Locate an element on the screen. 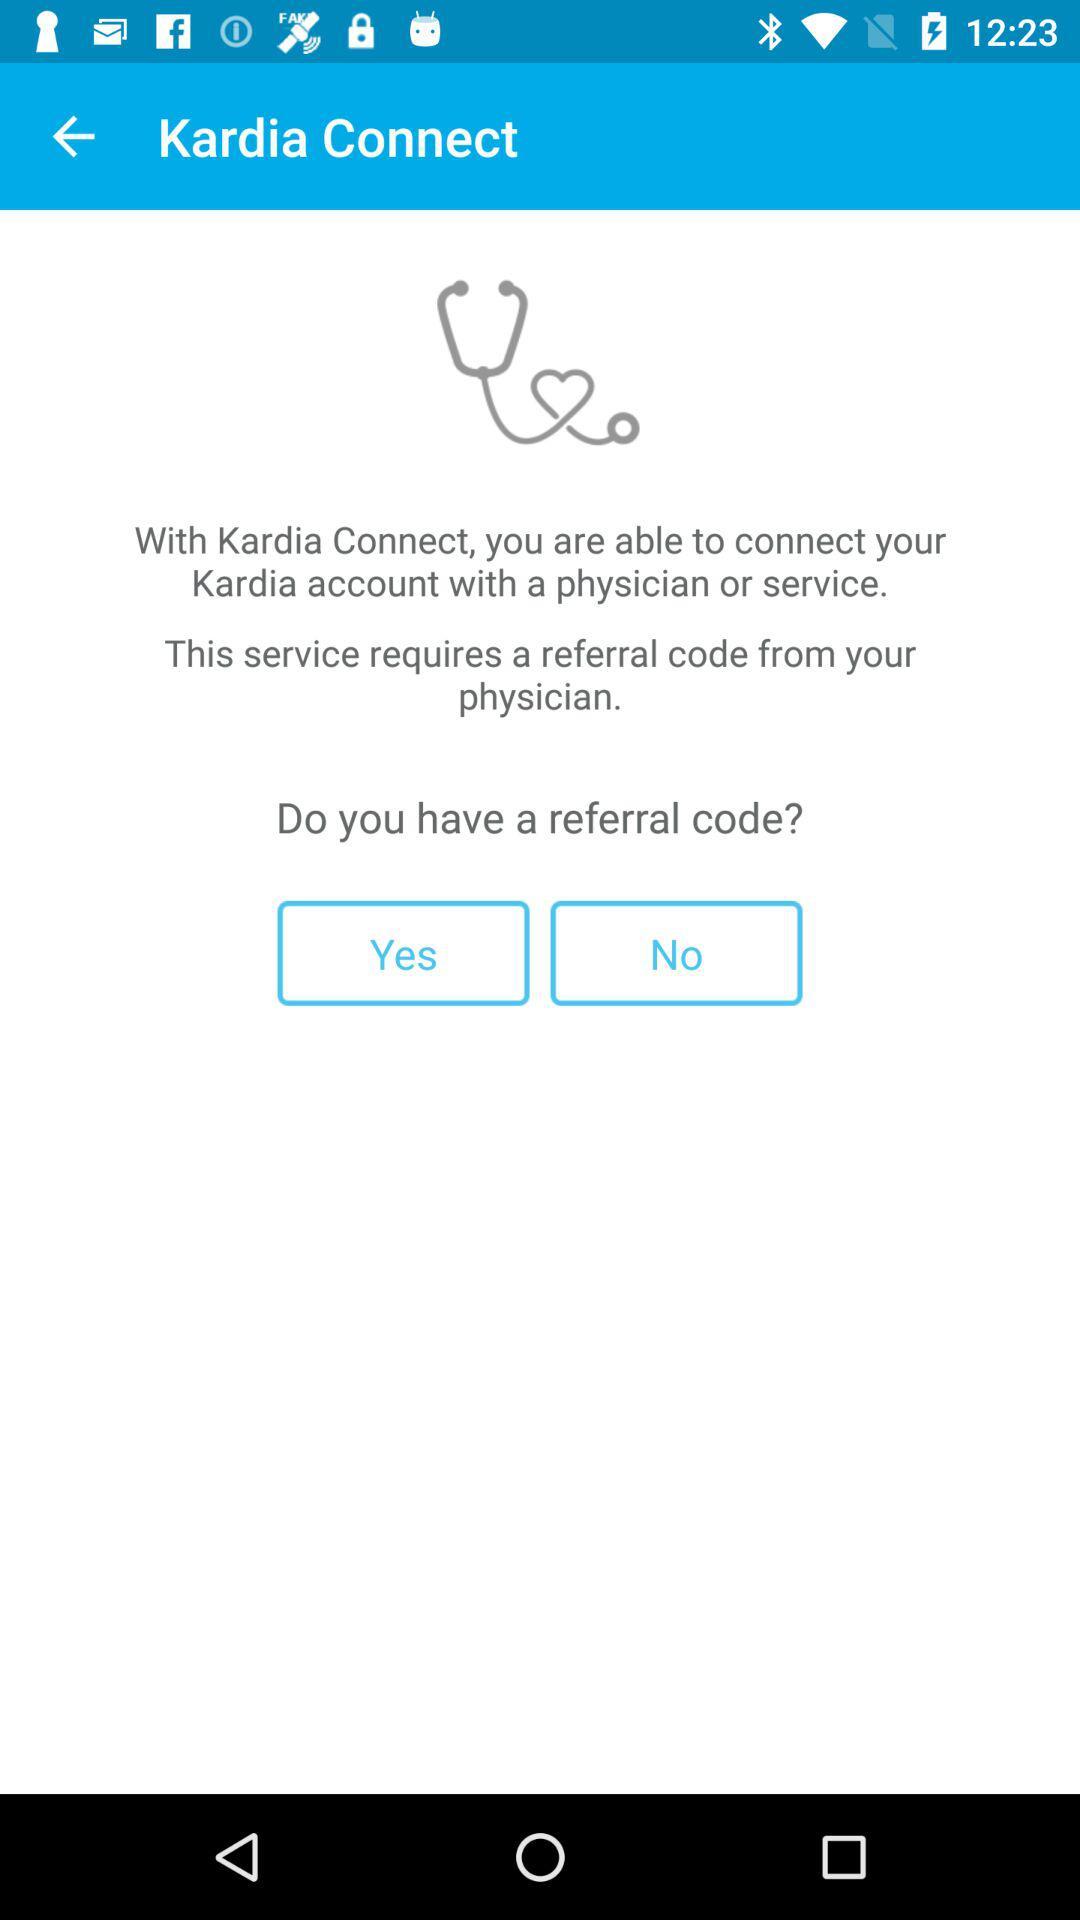  the item next to the no is located at coordinates (403, 952).